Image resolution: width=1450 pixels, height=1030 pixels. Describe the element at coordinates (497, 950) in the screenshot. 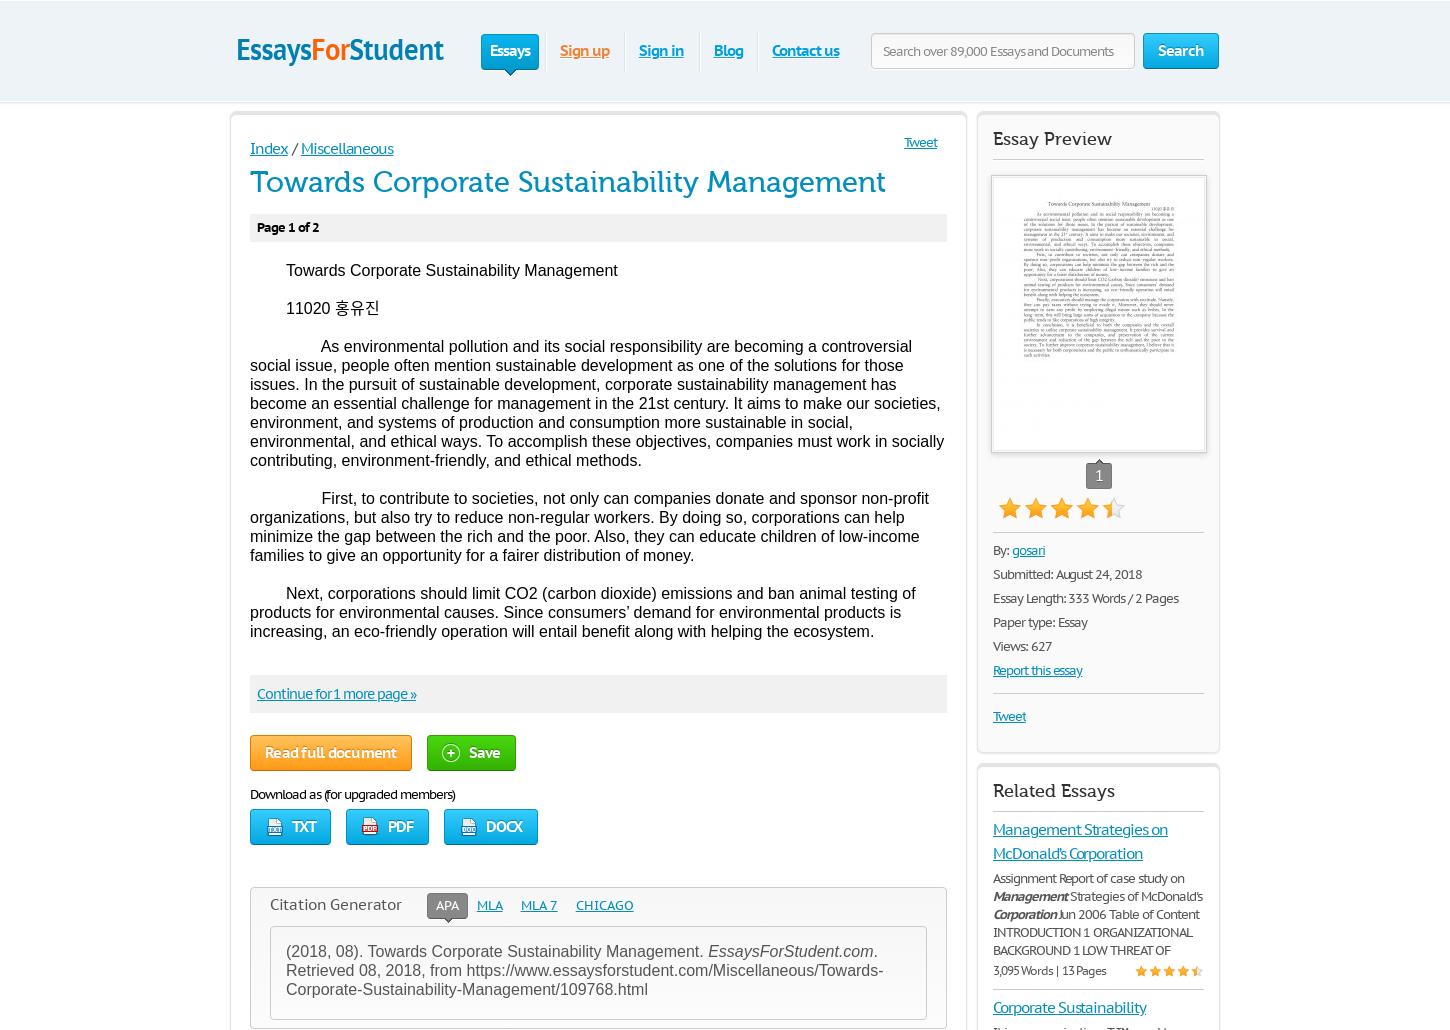

I see `'(2018, 08). Towards Corporate Sustainability Management.'` at that location.